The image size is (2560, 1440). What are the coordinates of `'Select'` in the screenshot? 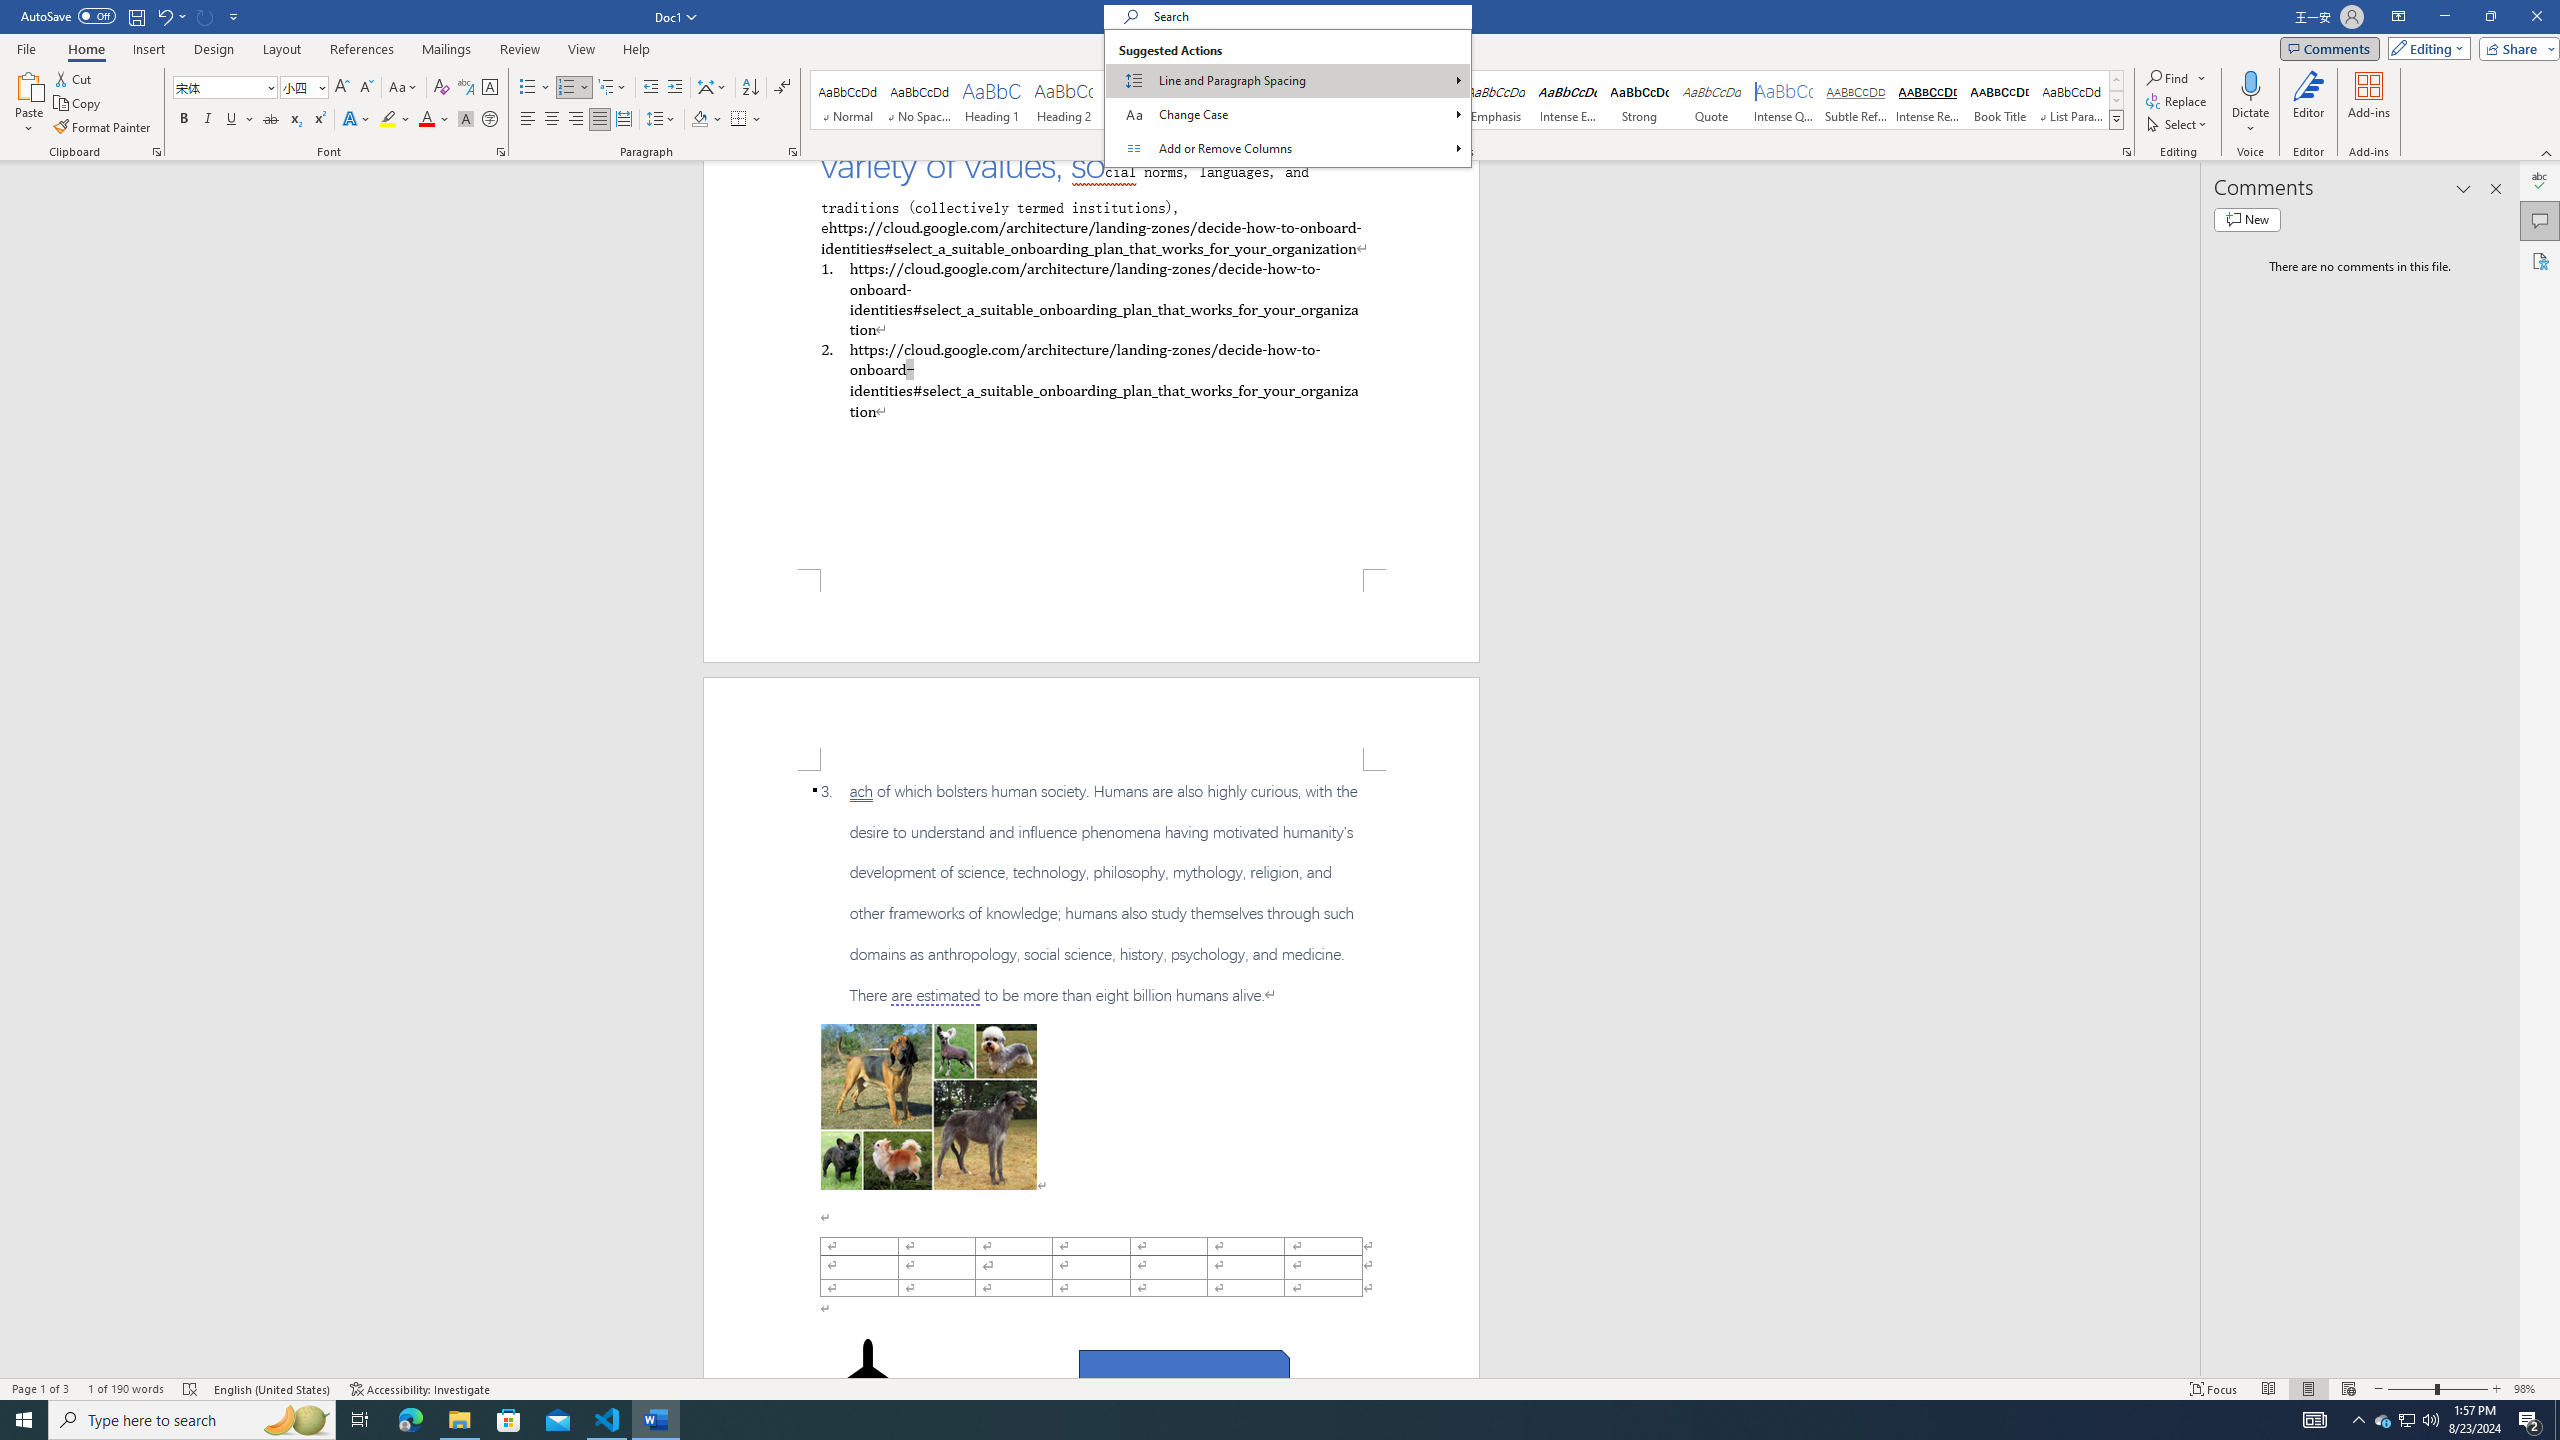 It's located at (2177, 122).